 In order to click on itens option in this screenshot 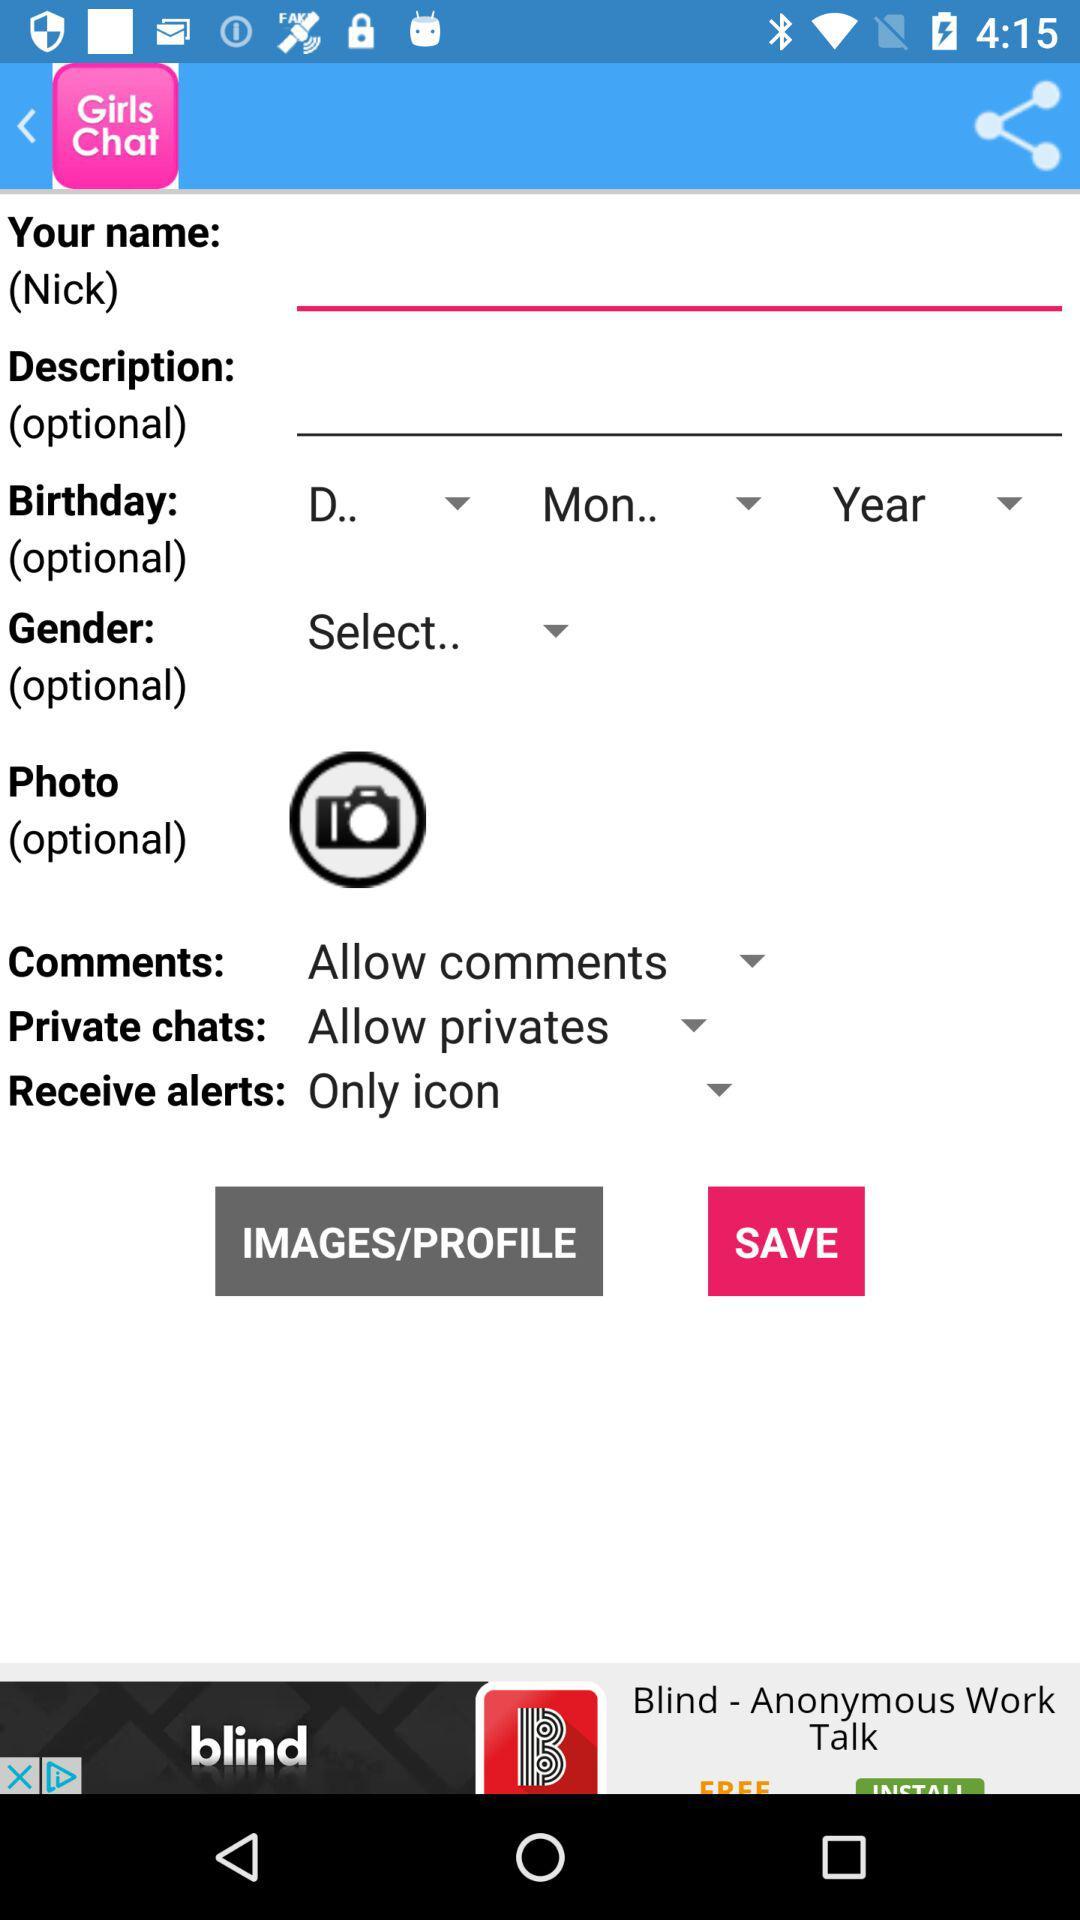, I will do `click(1017, 124)`.